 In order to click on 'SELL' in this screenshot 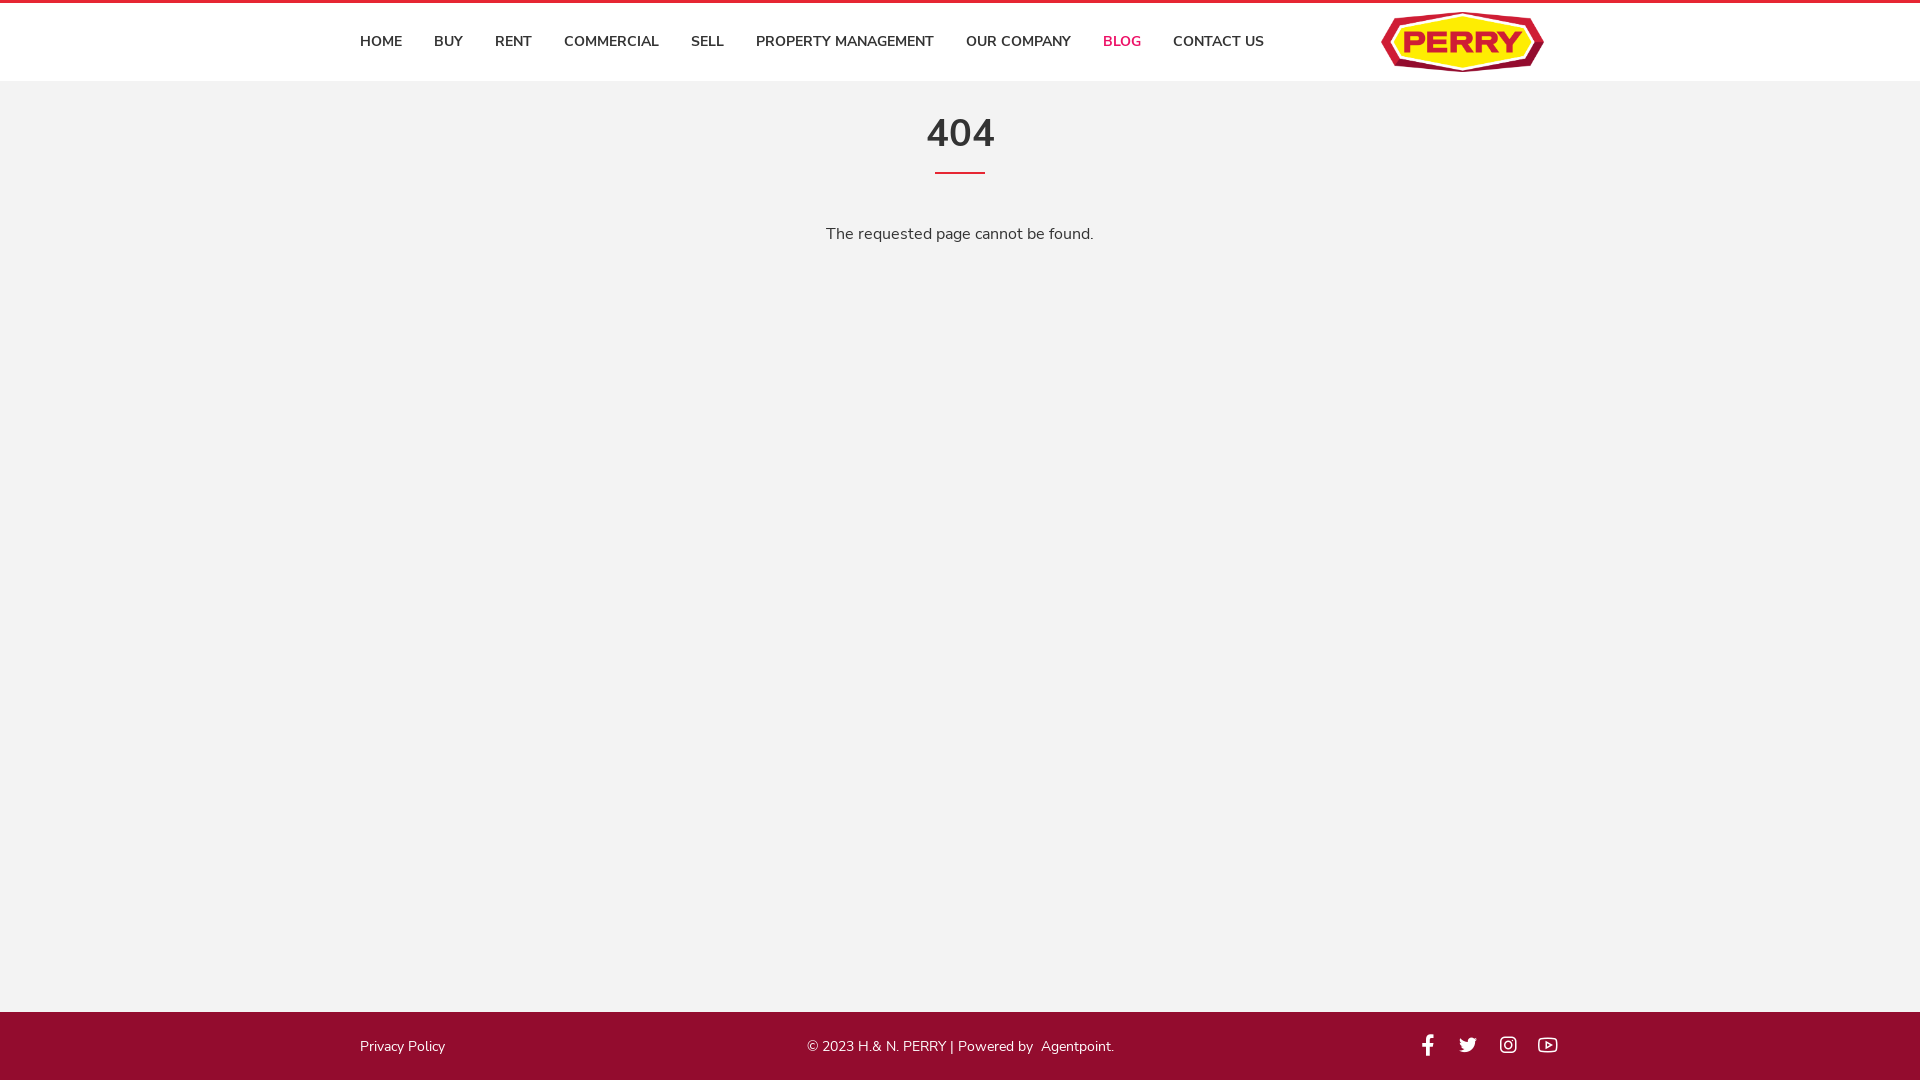, I will do `click(691, 42)`.